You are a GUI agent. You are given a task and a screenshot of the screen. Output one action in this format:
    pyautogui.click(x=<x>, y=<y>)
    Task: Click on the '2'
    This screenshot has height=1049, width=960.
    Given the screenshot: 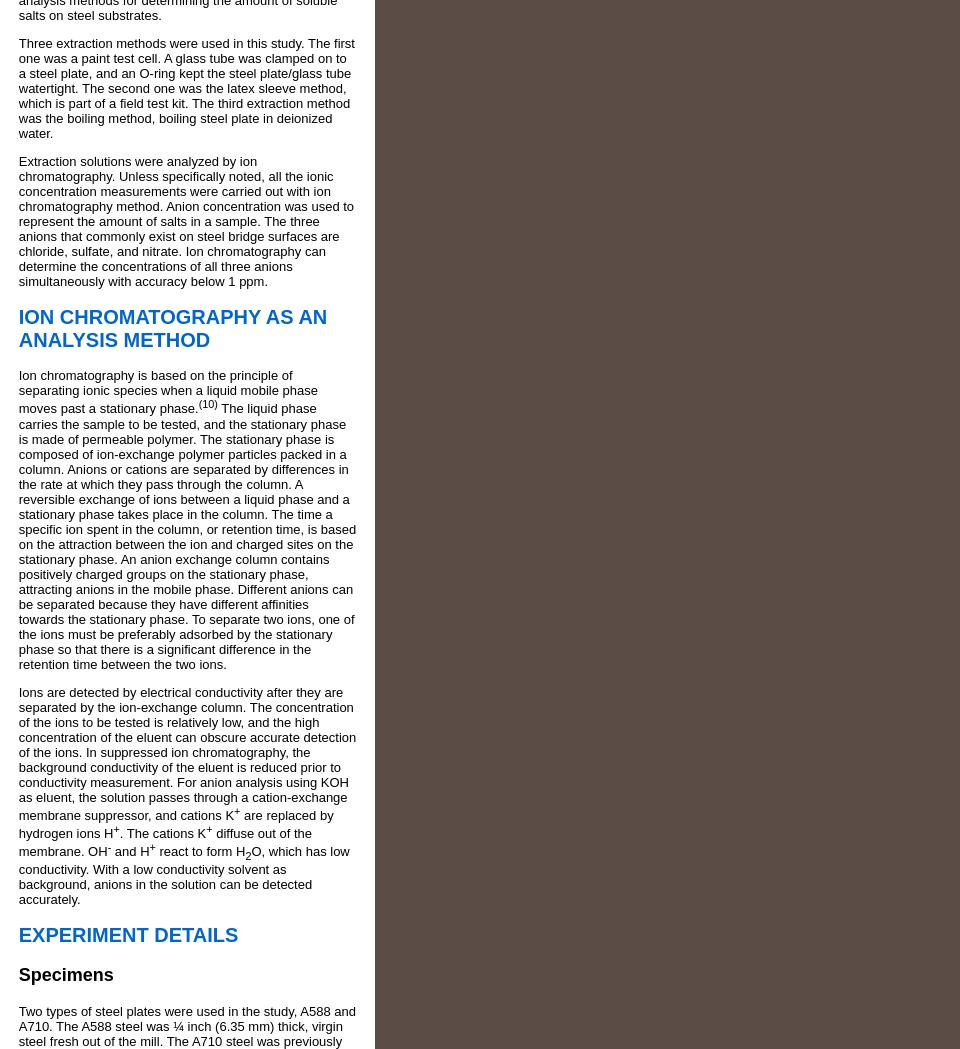 What is the action you would take?
    pyautogui.click(x=246, y=855)
    